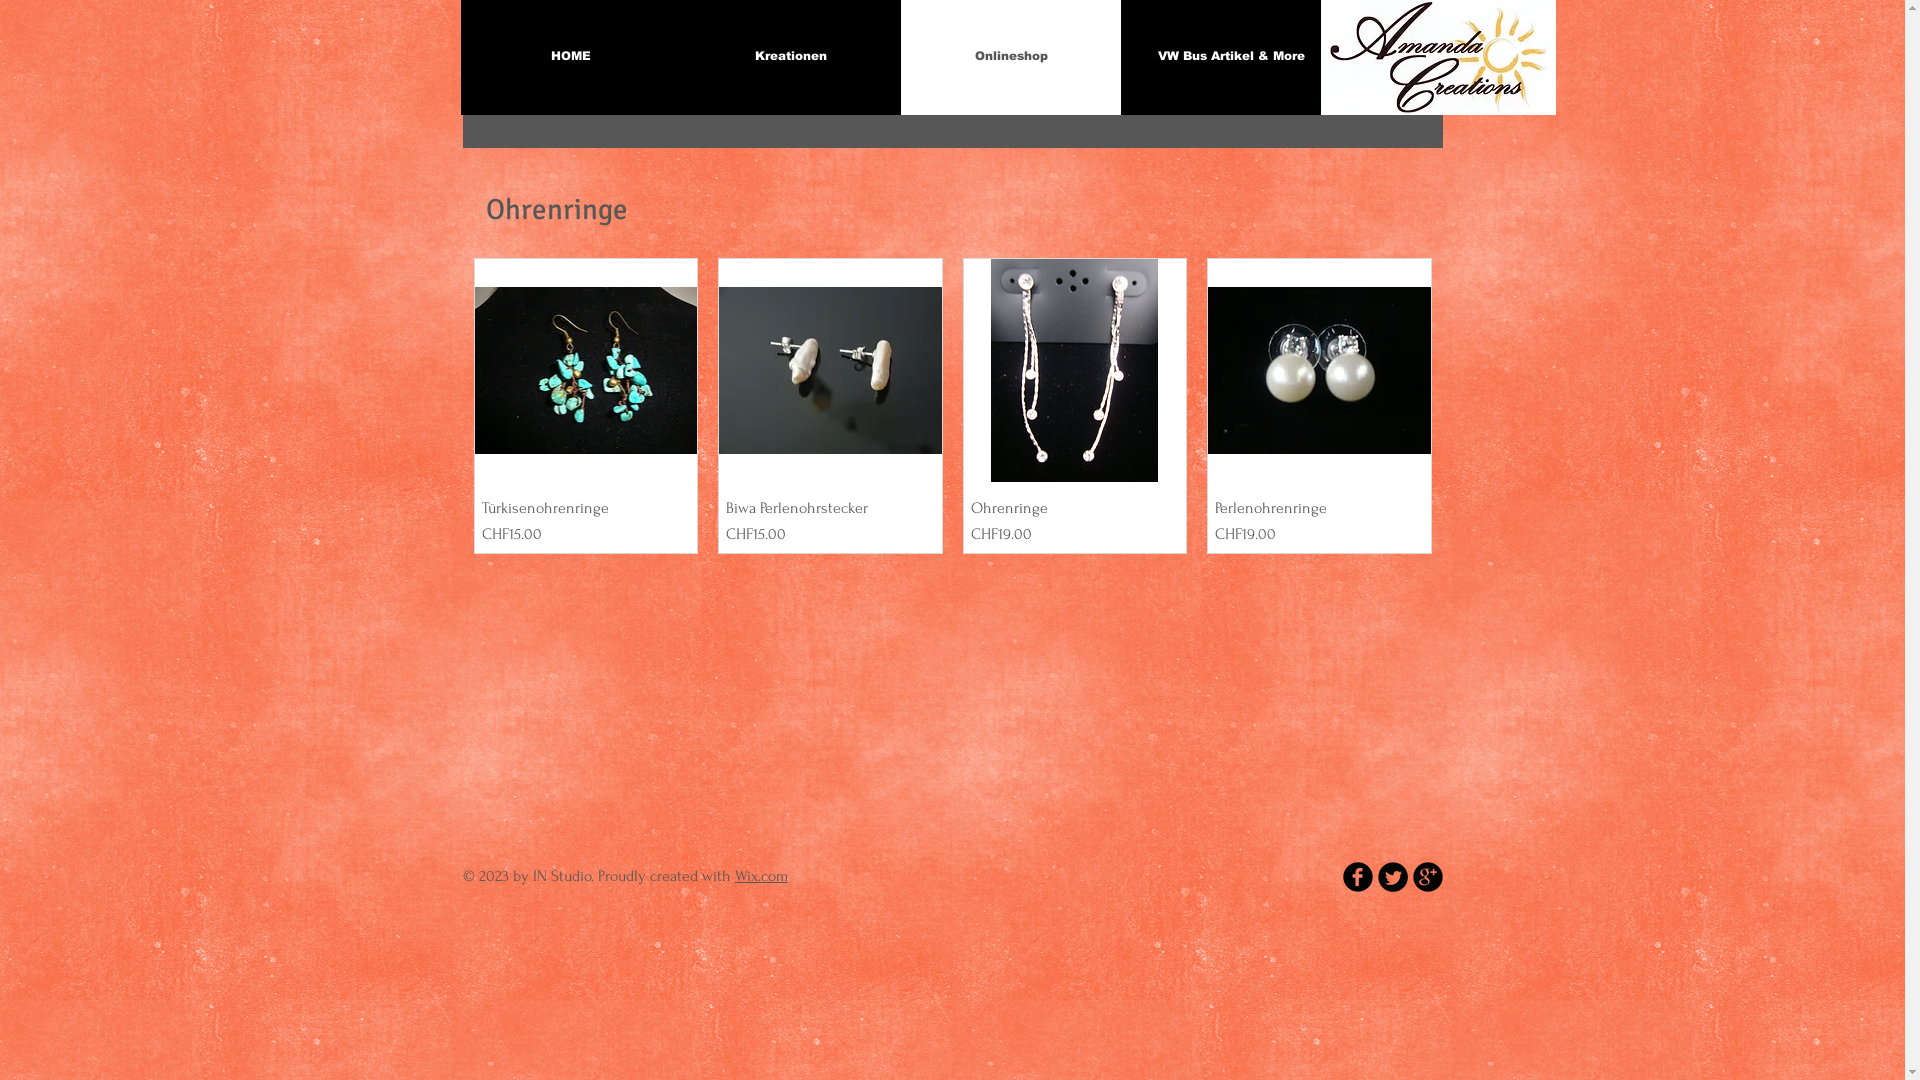  I want to click on 'Wix.com', so click(759, 874).